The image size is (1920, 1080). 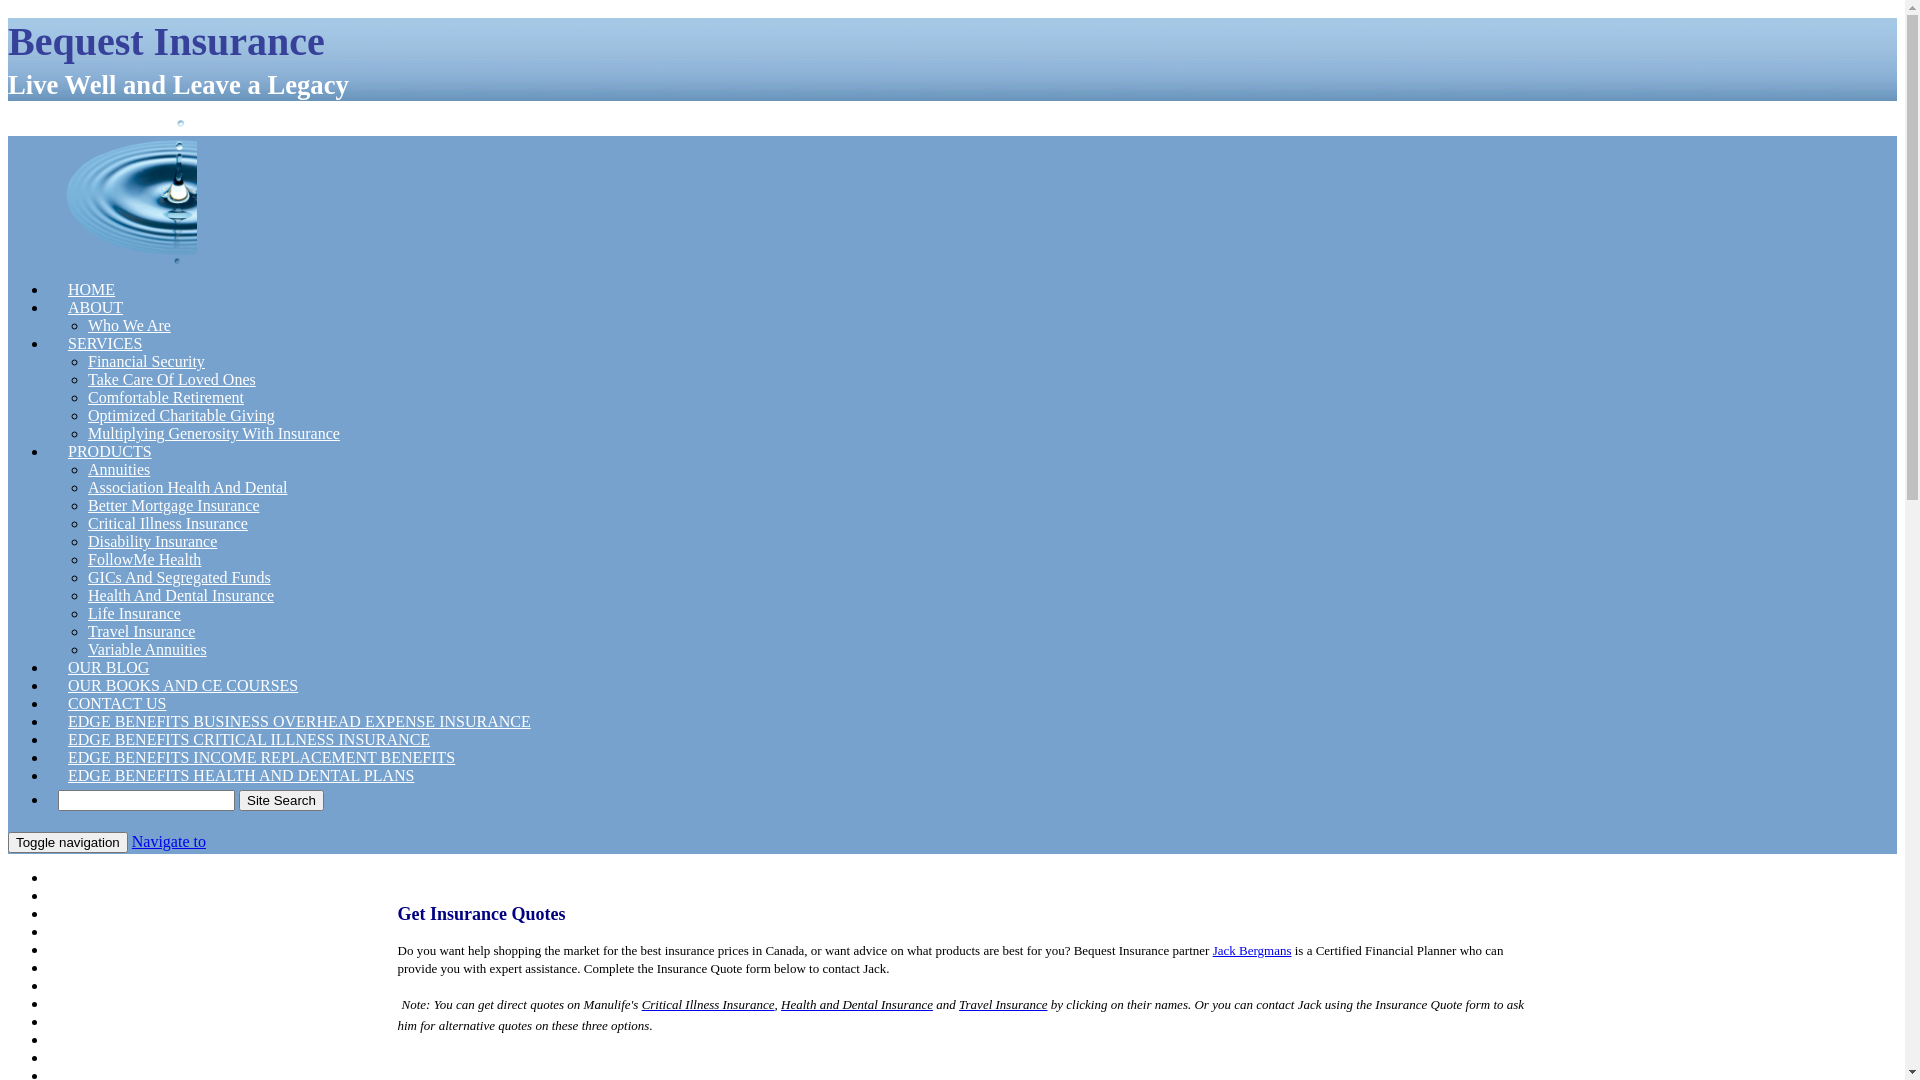 I want to click on 'Financial Security', so click(x=145, y=361).